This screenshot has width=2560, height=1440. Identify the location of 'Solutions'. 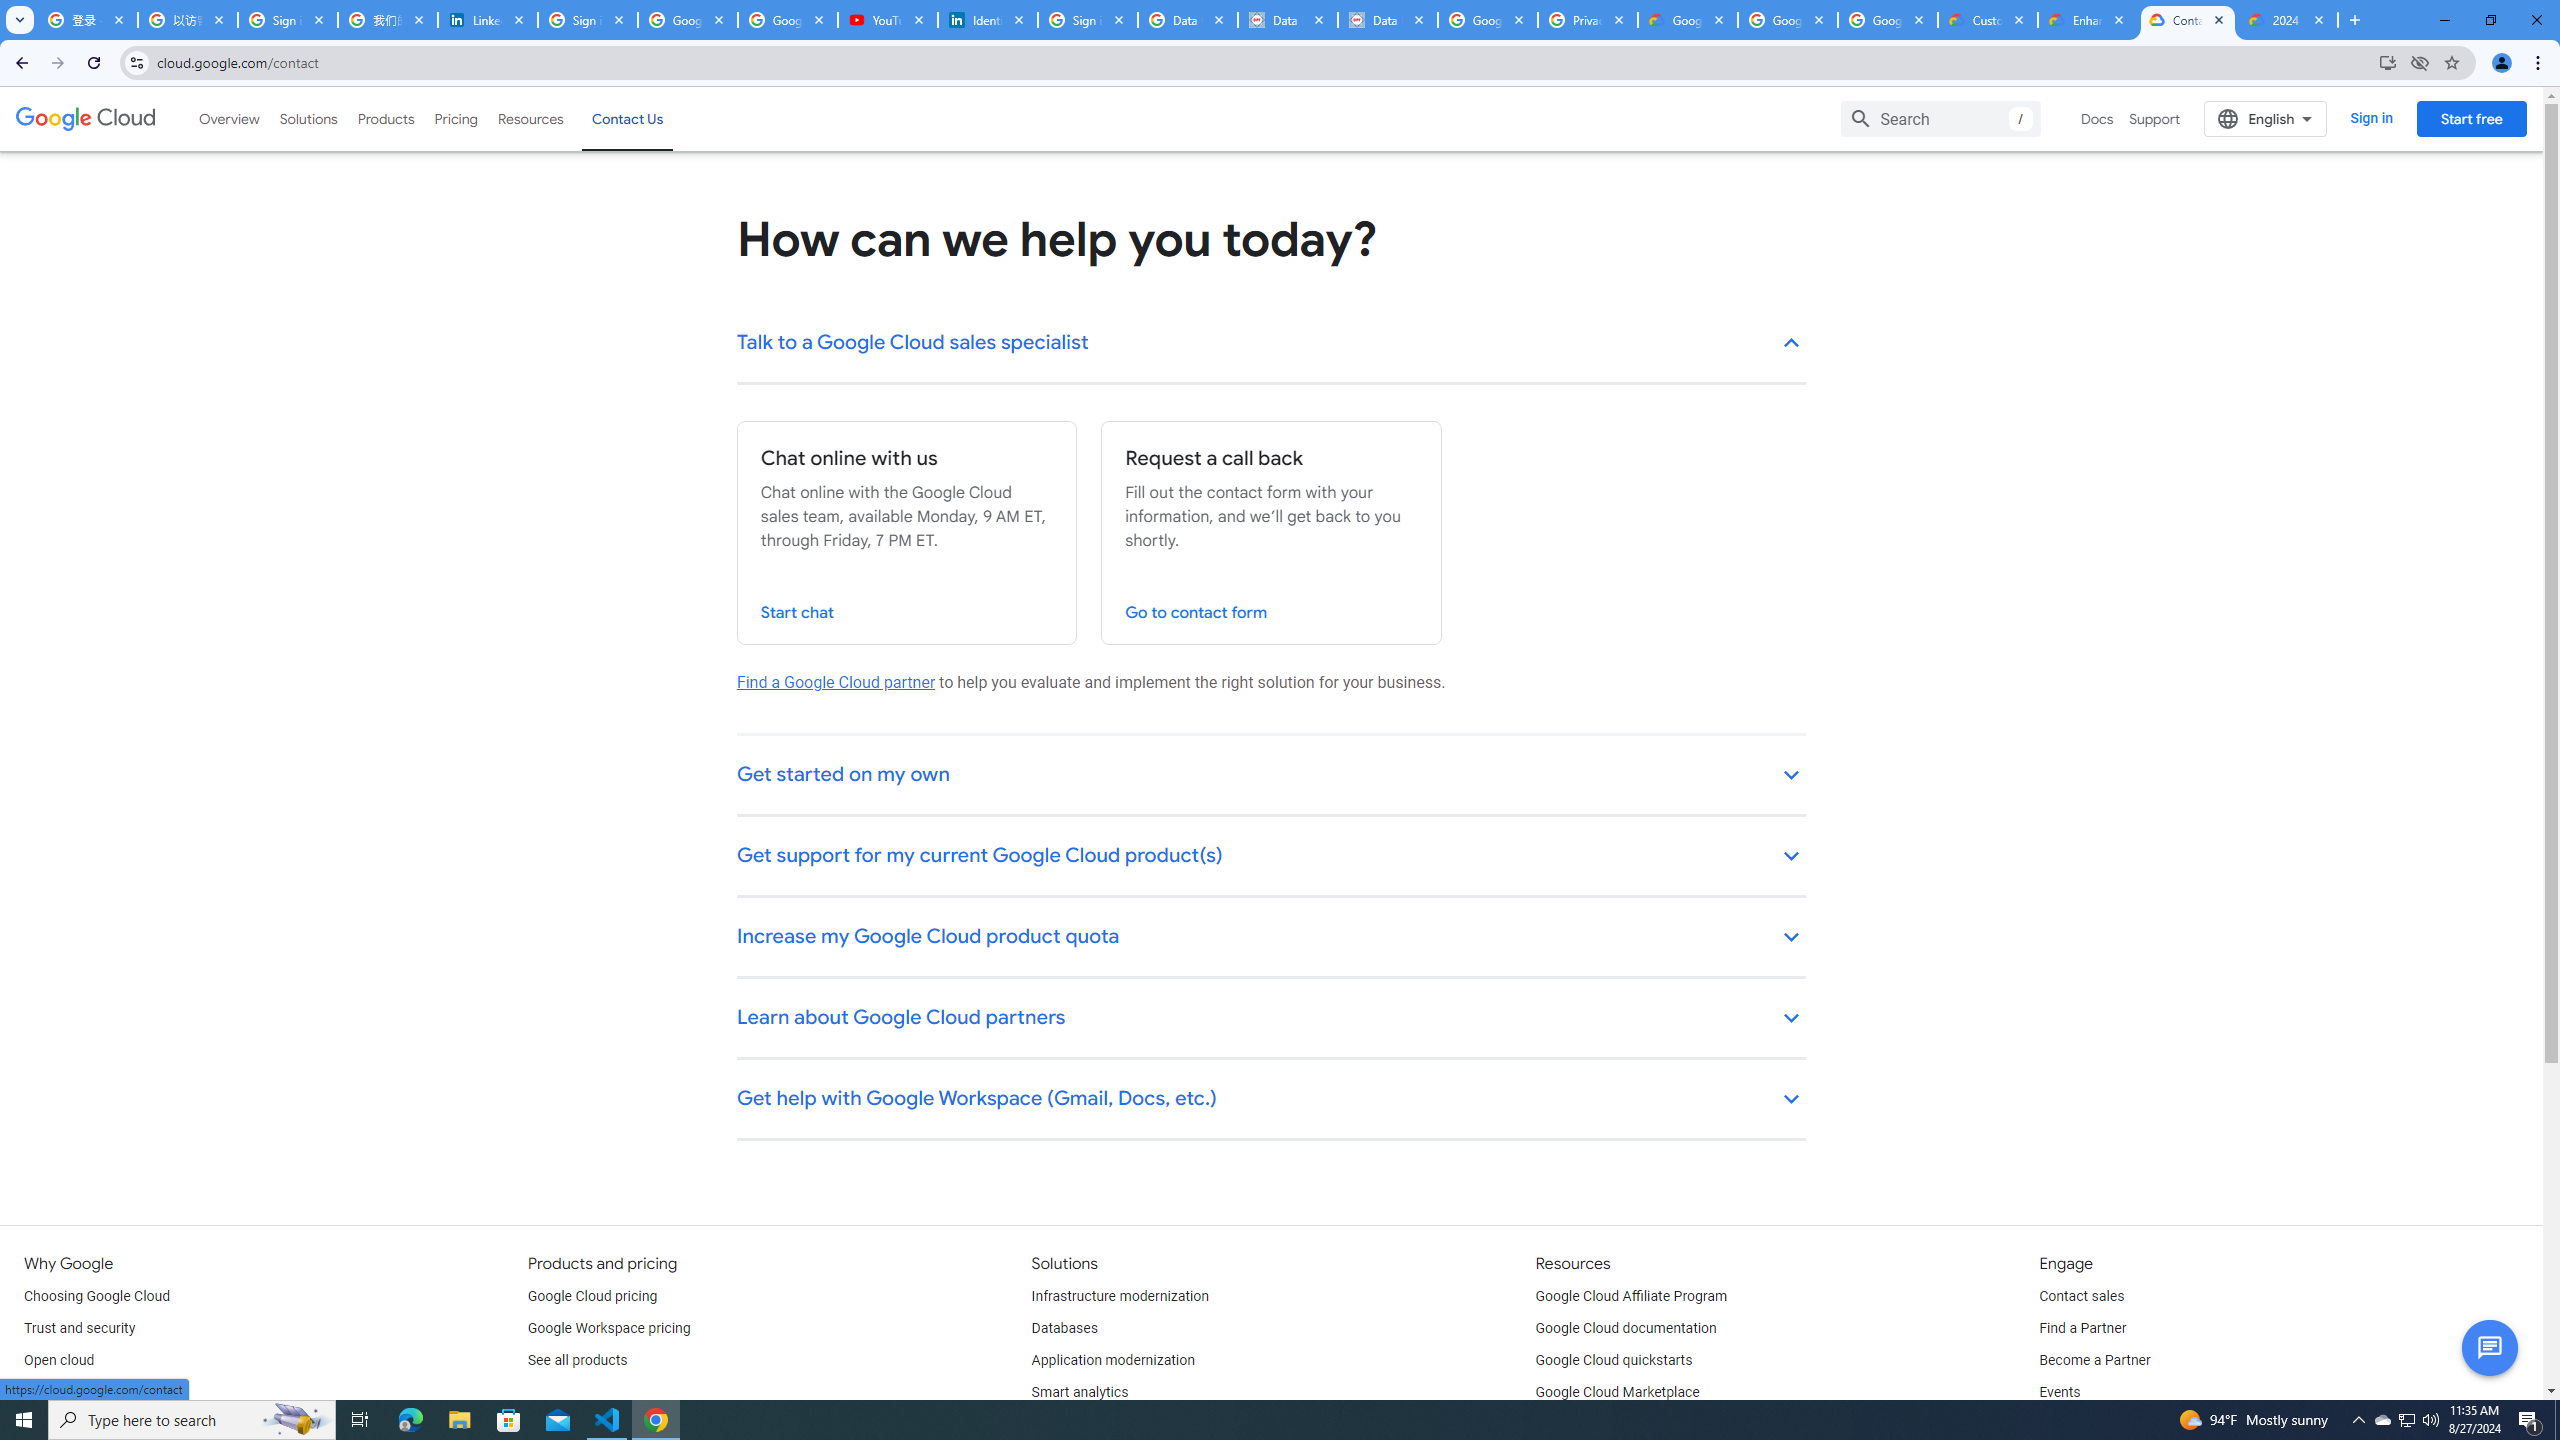
(307, 118).